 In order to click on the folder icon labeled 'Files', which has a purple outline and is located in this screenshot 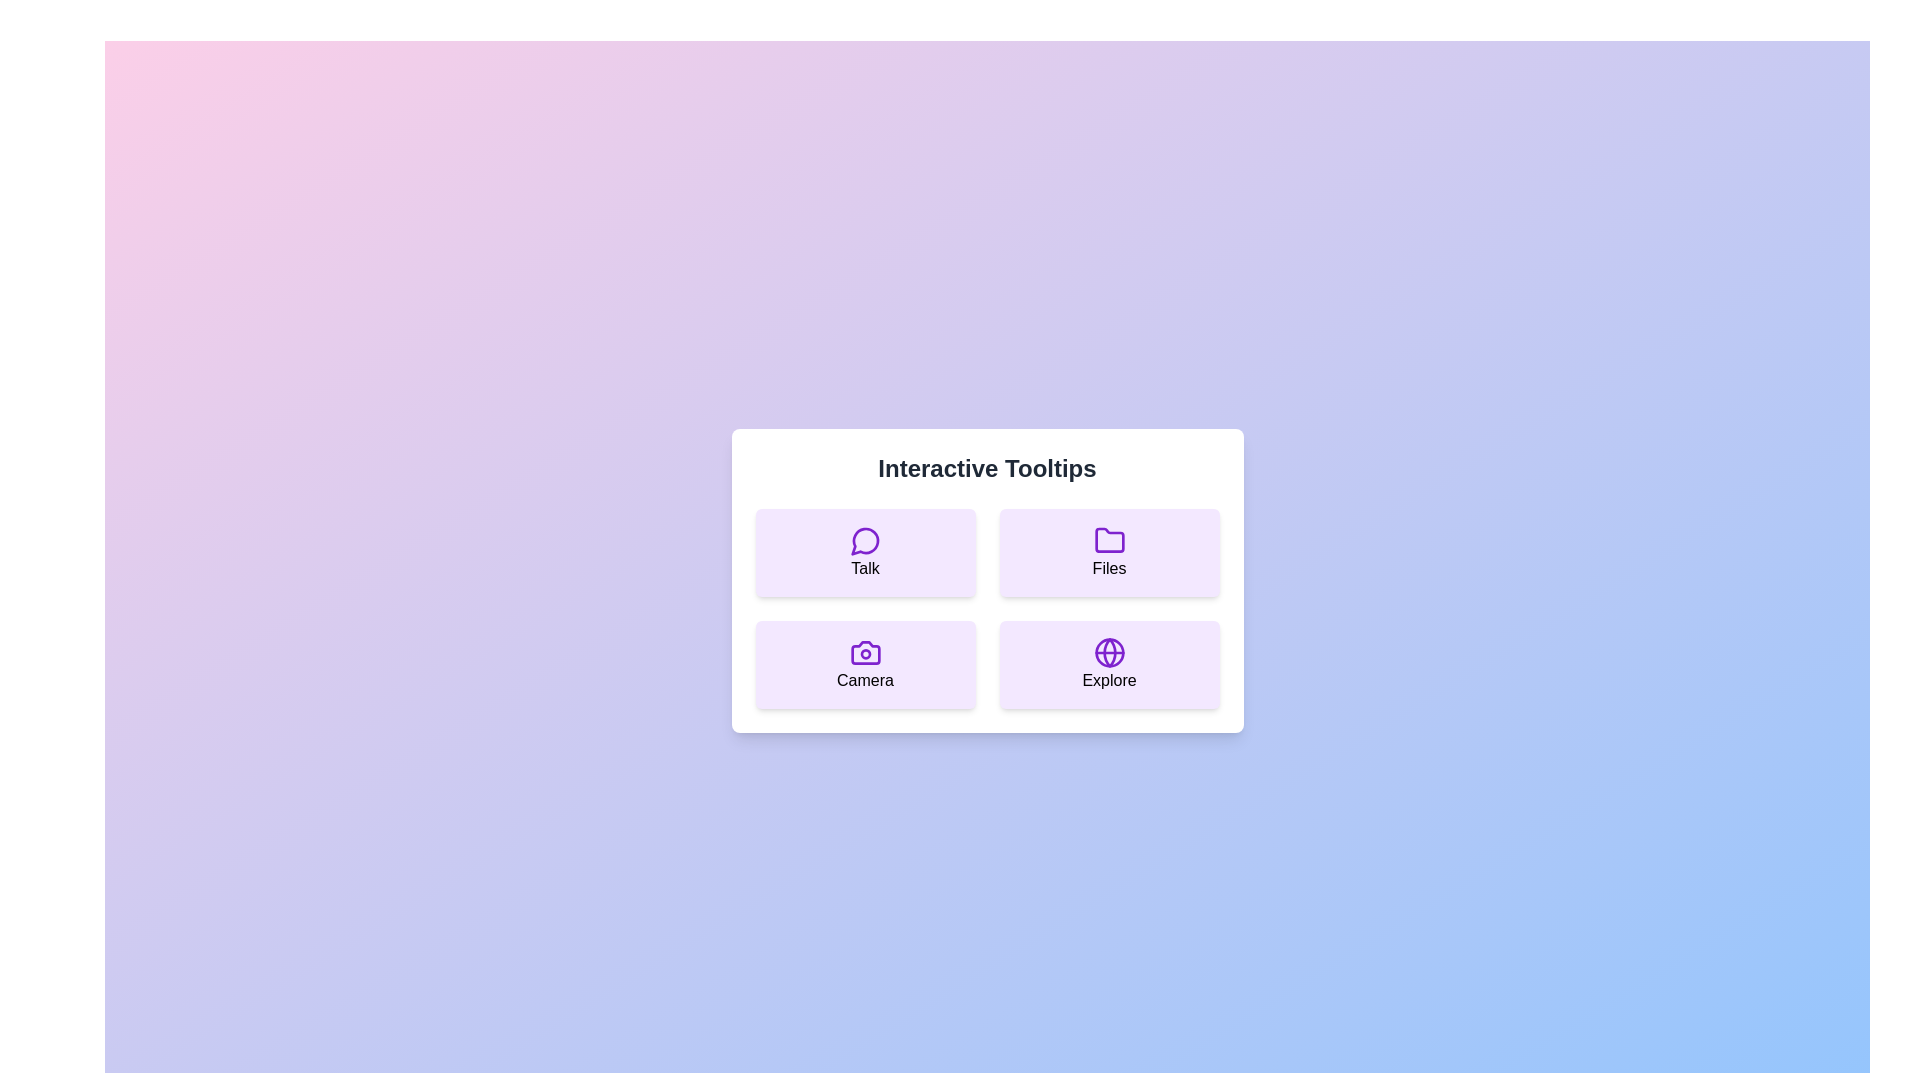, I will do `click(1108, 540)`.